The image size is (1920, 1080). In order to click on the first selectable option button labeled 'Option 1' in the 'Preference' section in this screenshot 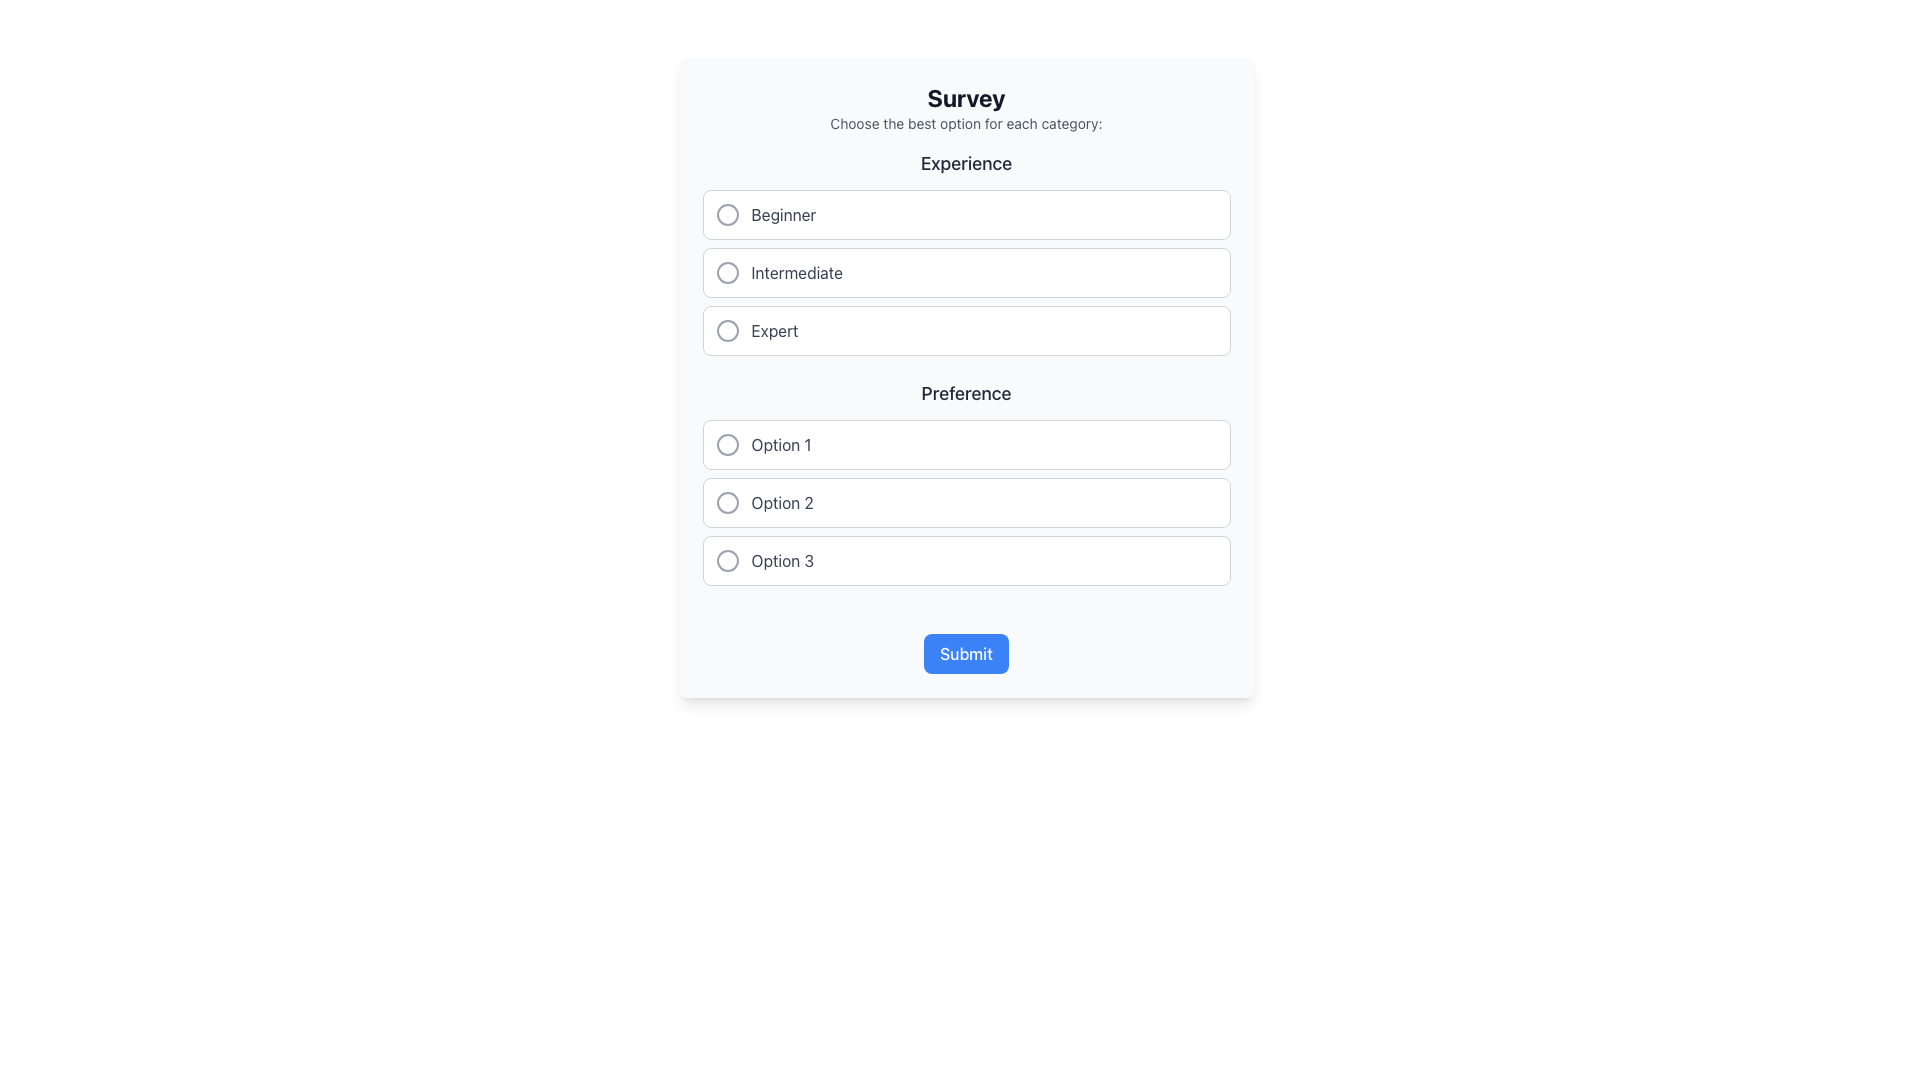, I will do `click(966, 443)`.